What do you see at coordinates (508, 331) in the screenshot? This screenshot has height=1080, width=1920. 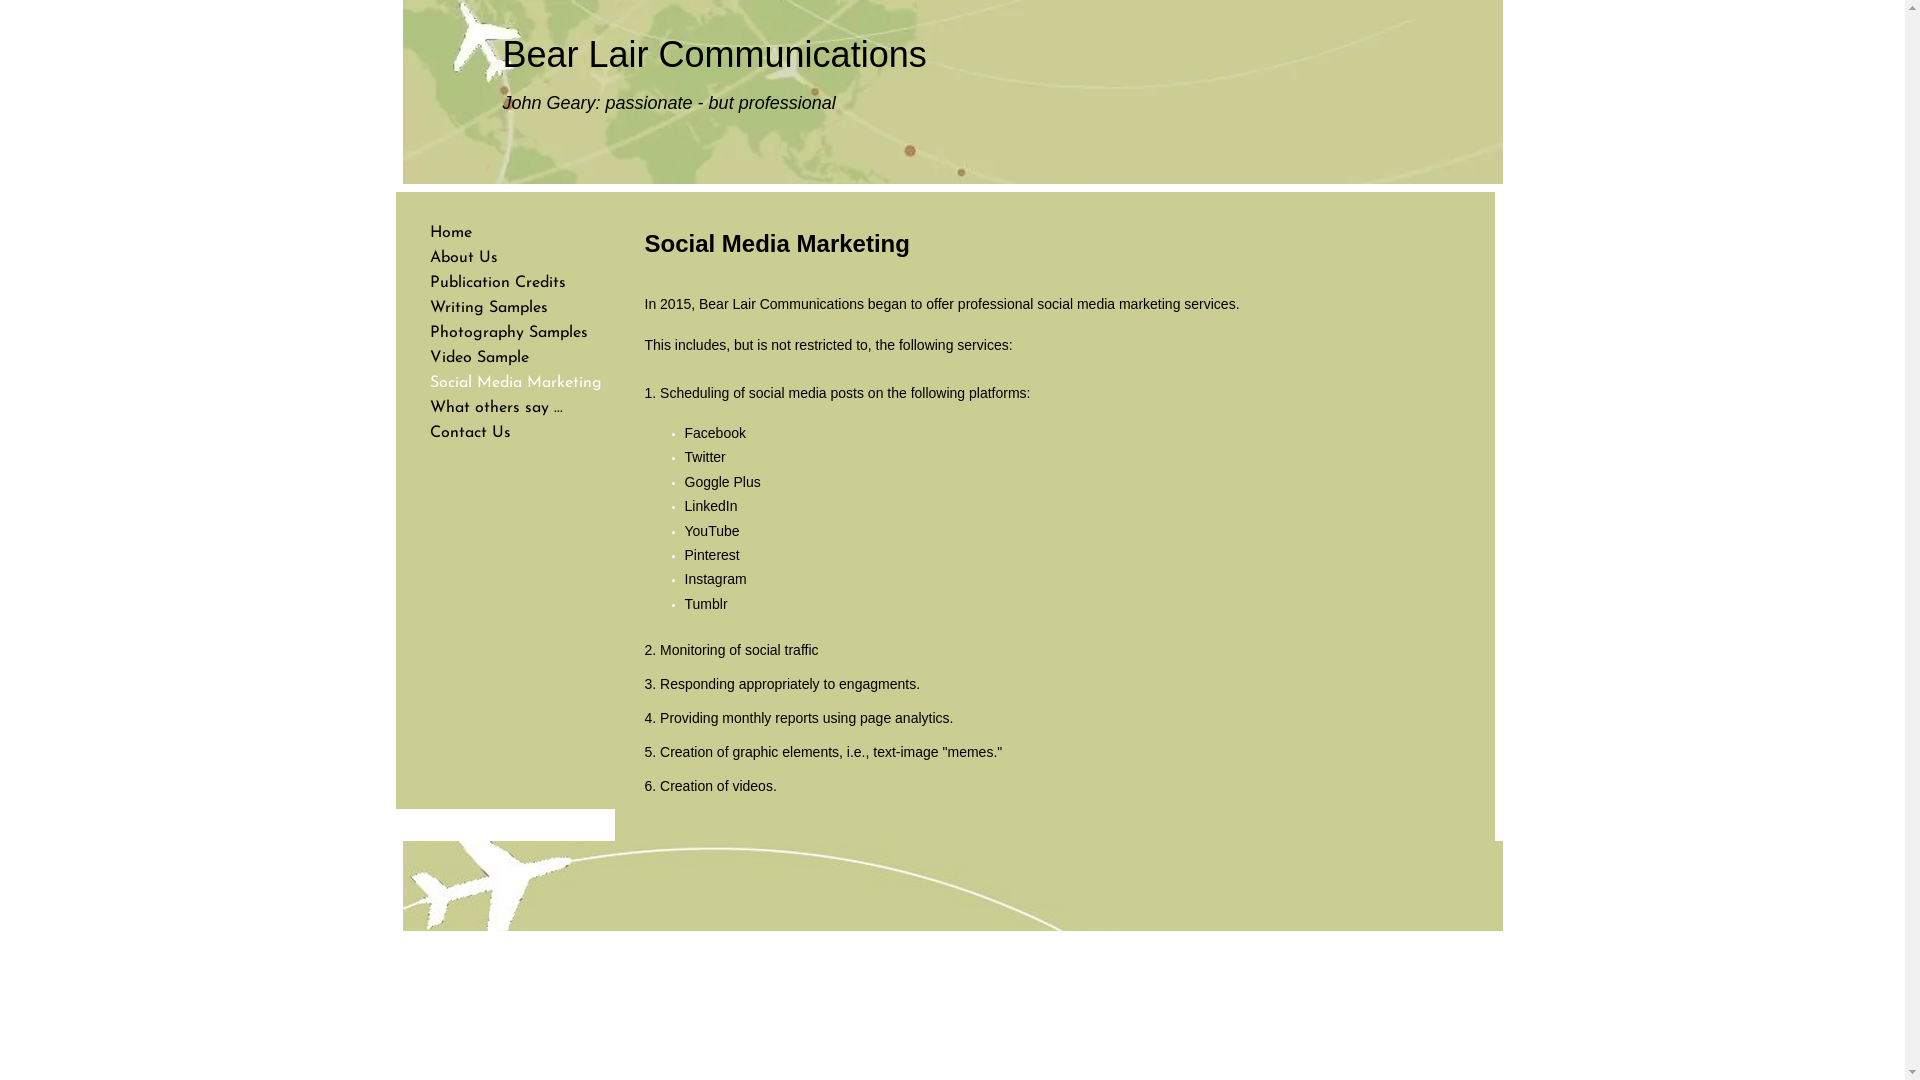 I see `'Photography Samples'` at bounding box center [508, 331].